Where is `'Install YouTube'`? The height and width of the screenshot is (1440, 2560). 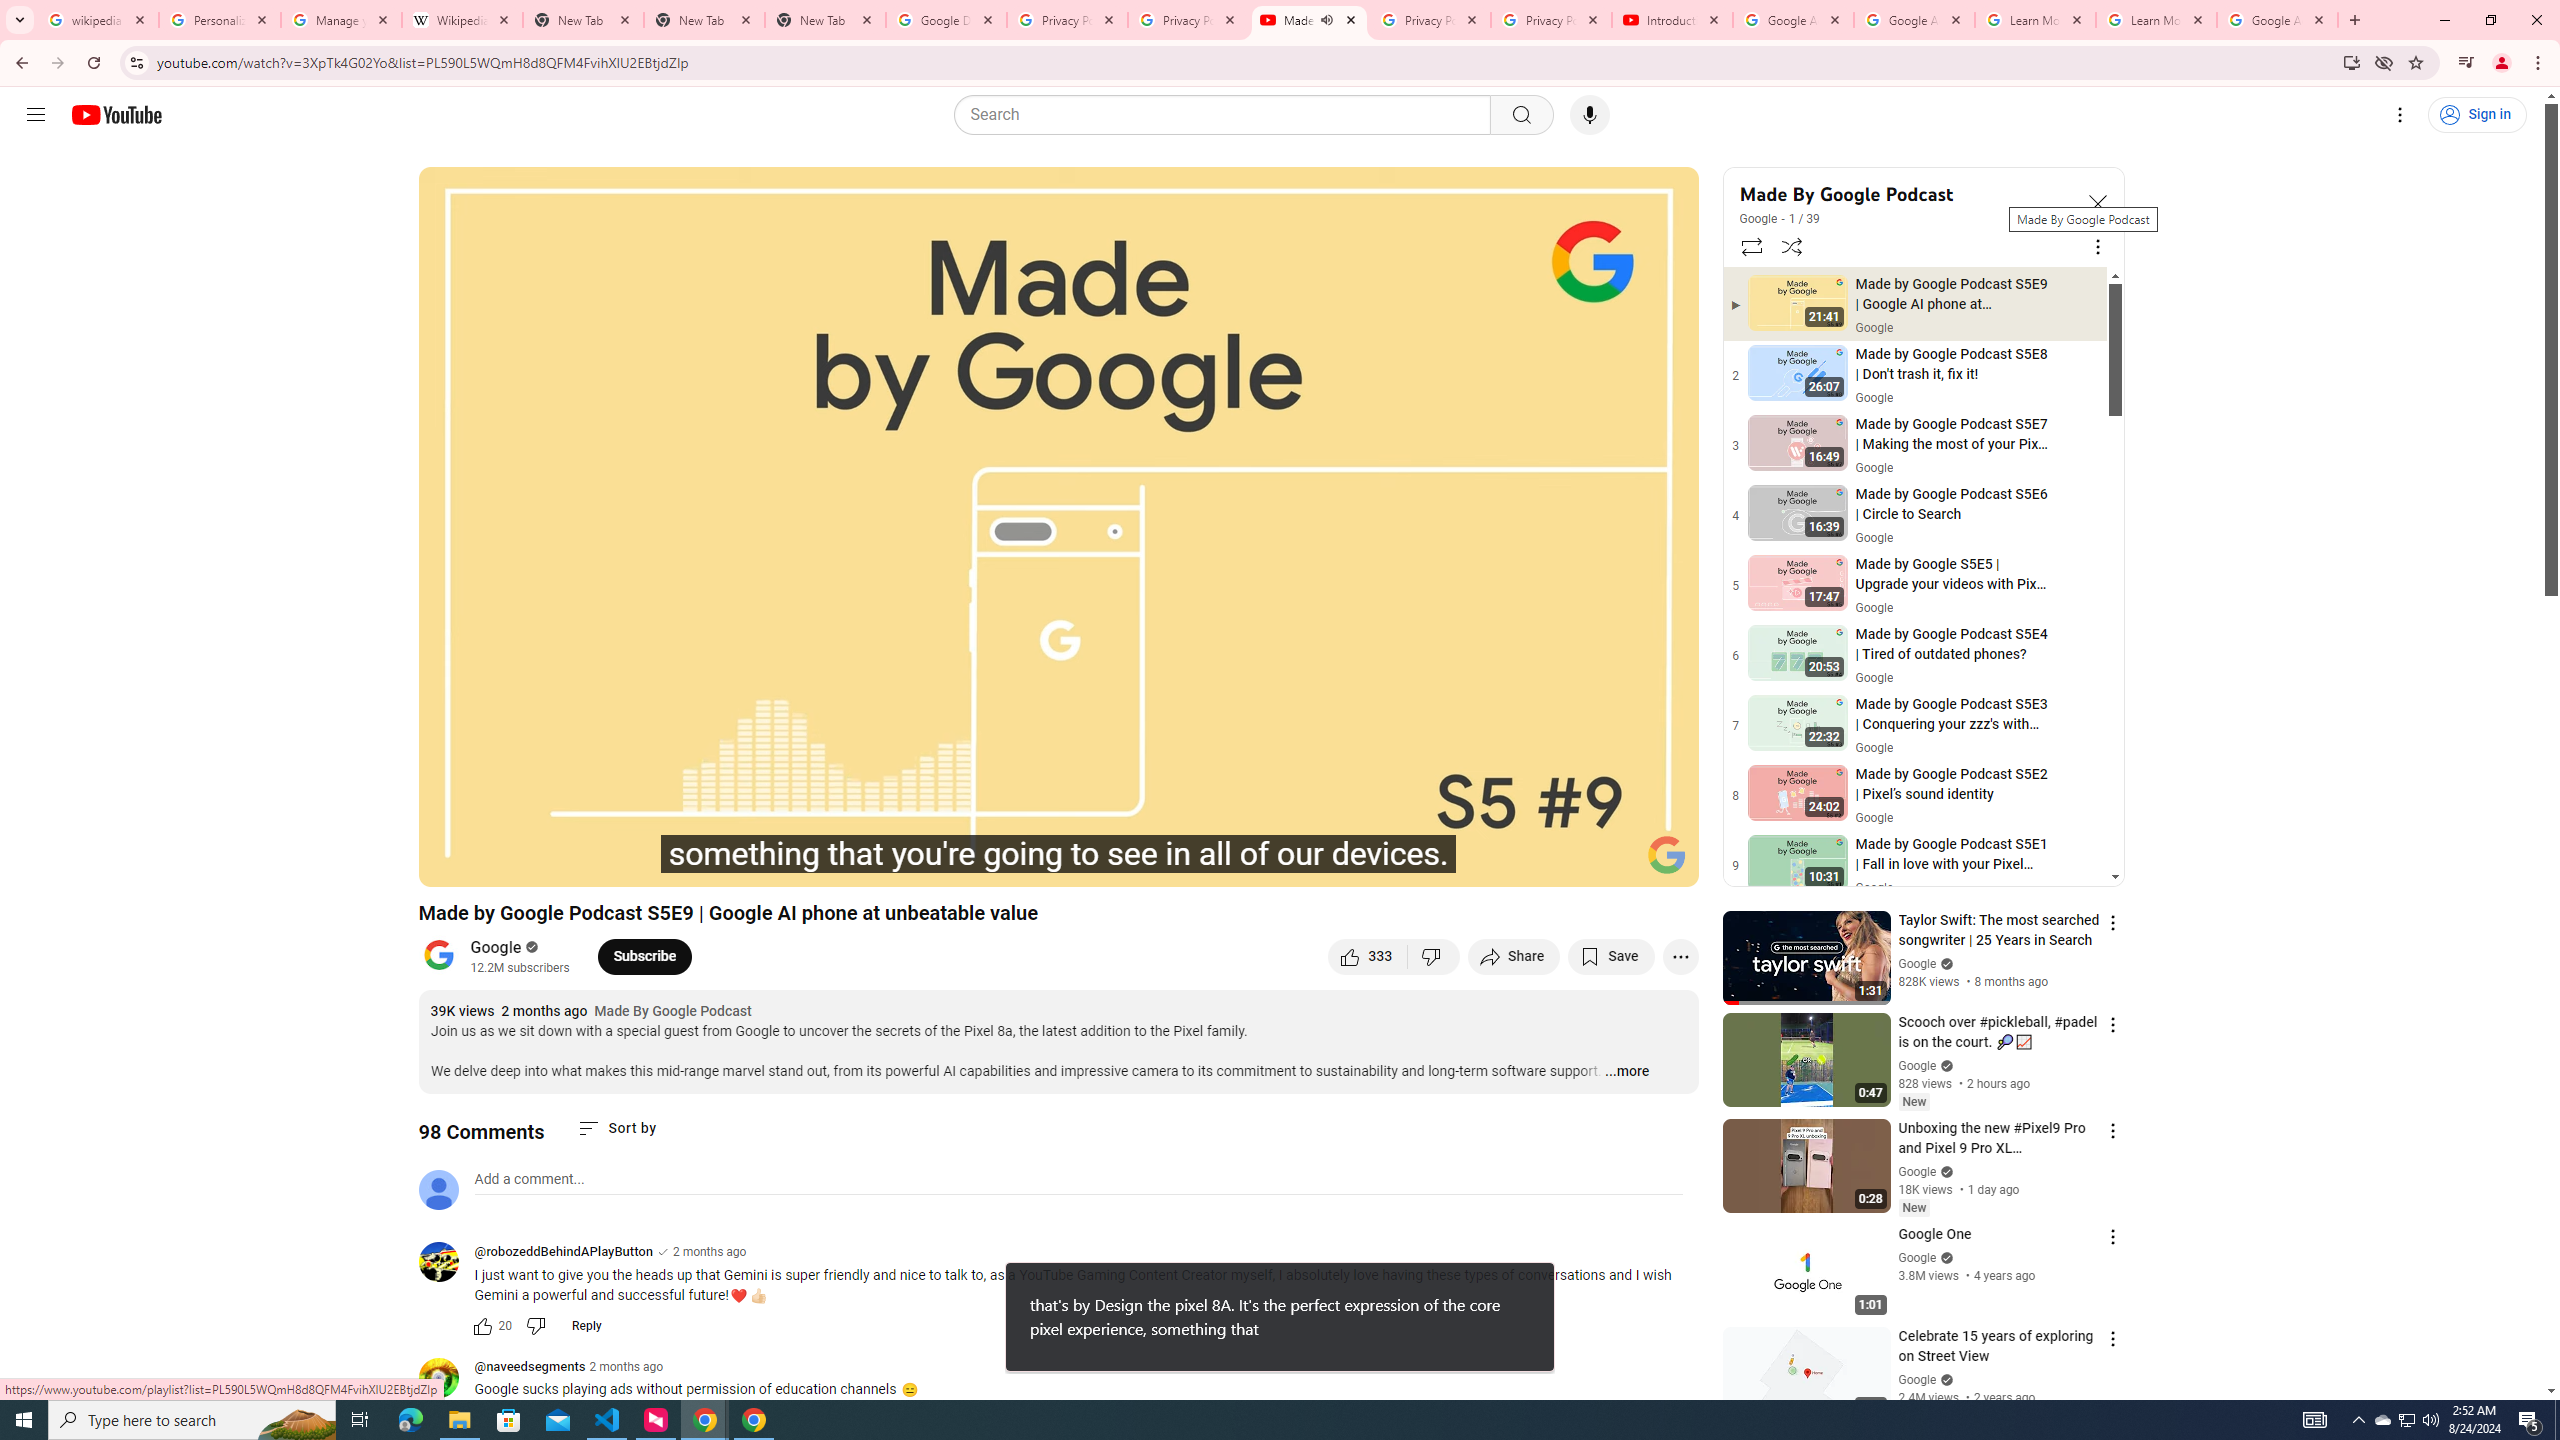 'Install YouTube' is located at coordinates (2351, 61).